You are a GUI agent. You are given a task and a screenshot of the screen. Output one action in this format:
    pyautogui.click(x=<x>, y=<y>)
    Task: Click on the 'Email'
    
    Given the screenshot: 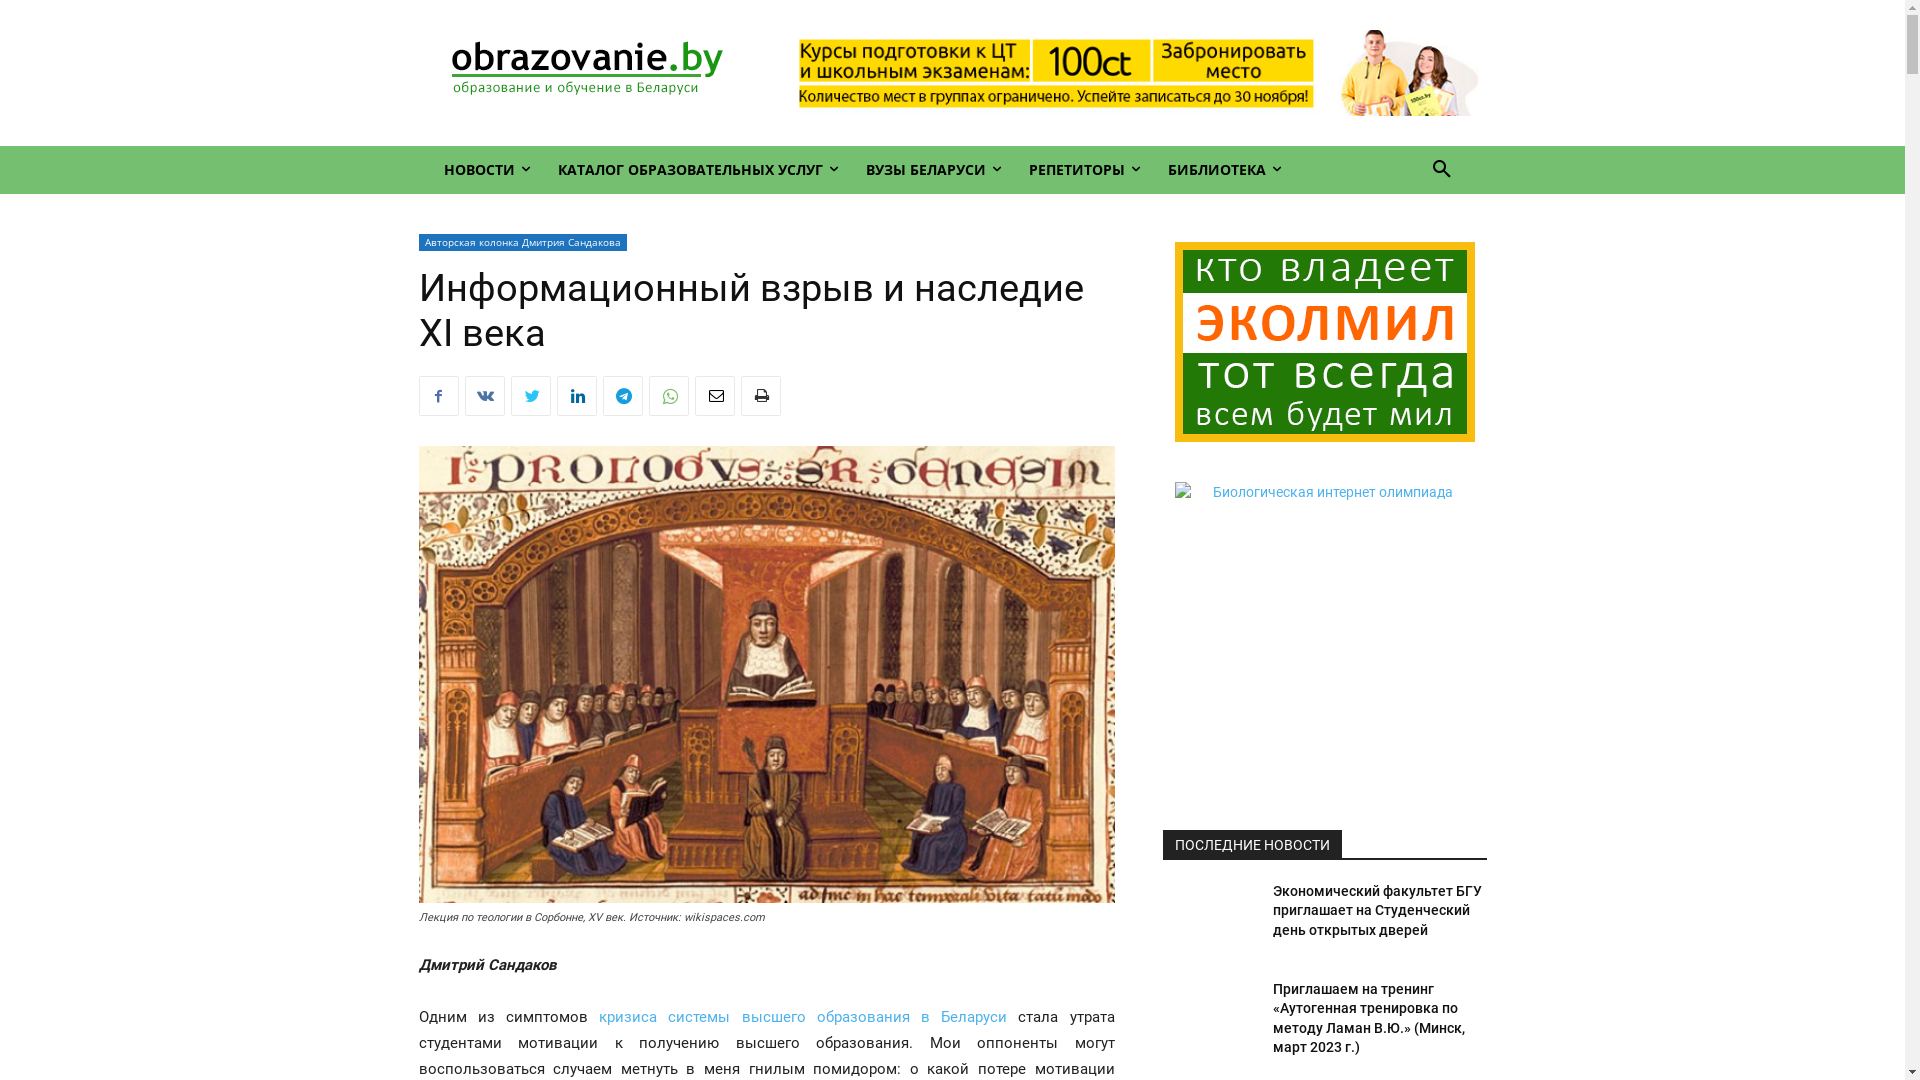 What is the action you would take?
    pyautogui.click(x=714, y=396)
    